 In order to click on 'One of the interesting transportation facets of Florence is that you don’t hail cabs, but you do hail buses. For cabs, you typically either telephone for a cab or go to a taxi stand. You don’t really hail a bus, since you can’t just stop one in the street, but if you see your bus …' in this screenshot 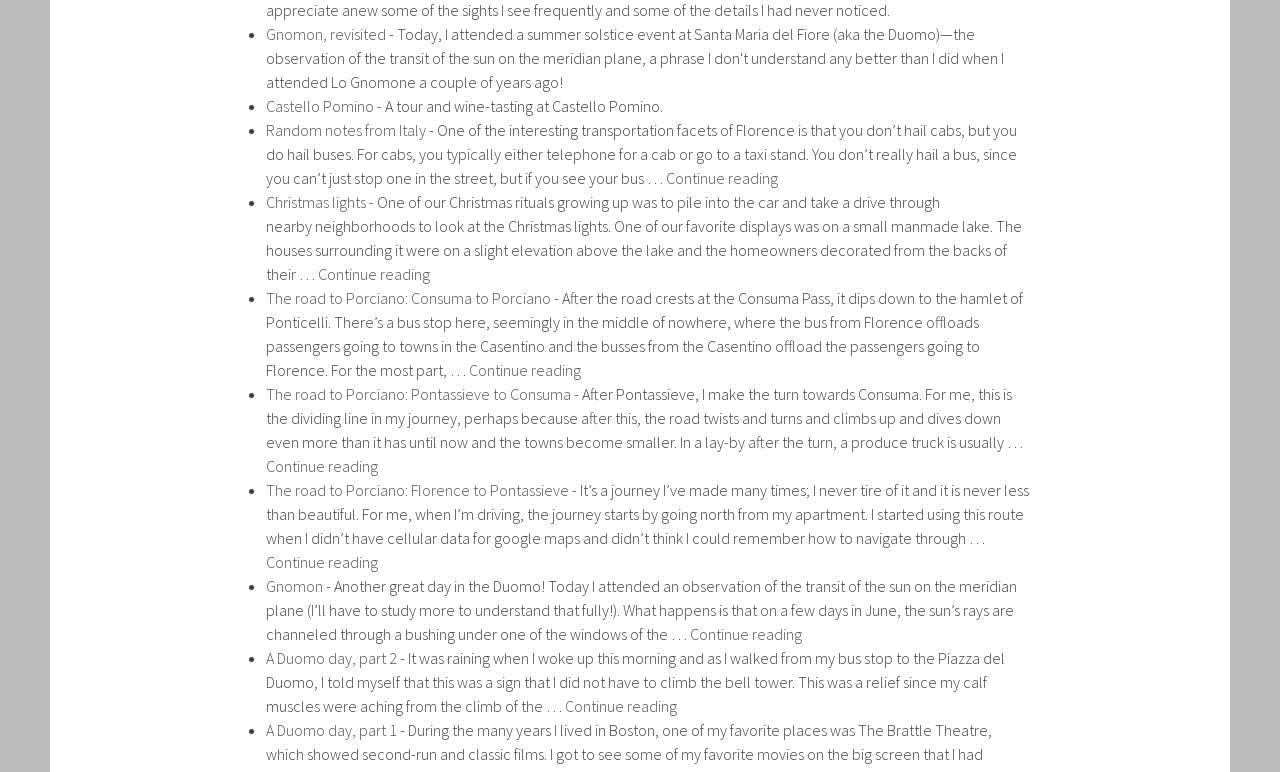, I will do `click(641, 153)`.